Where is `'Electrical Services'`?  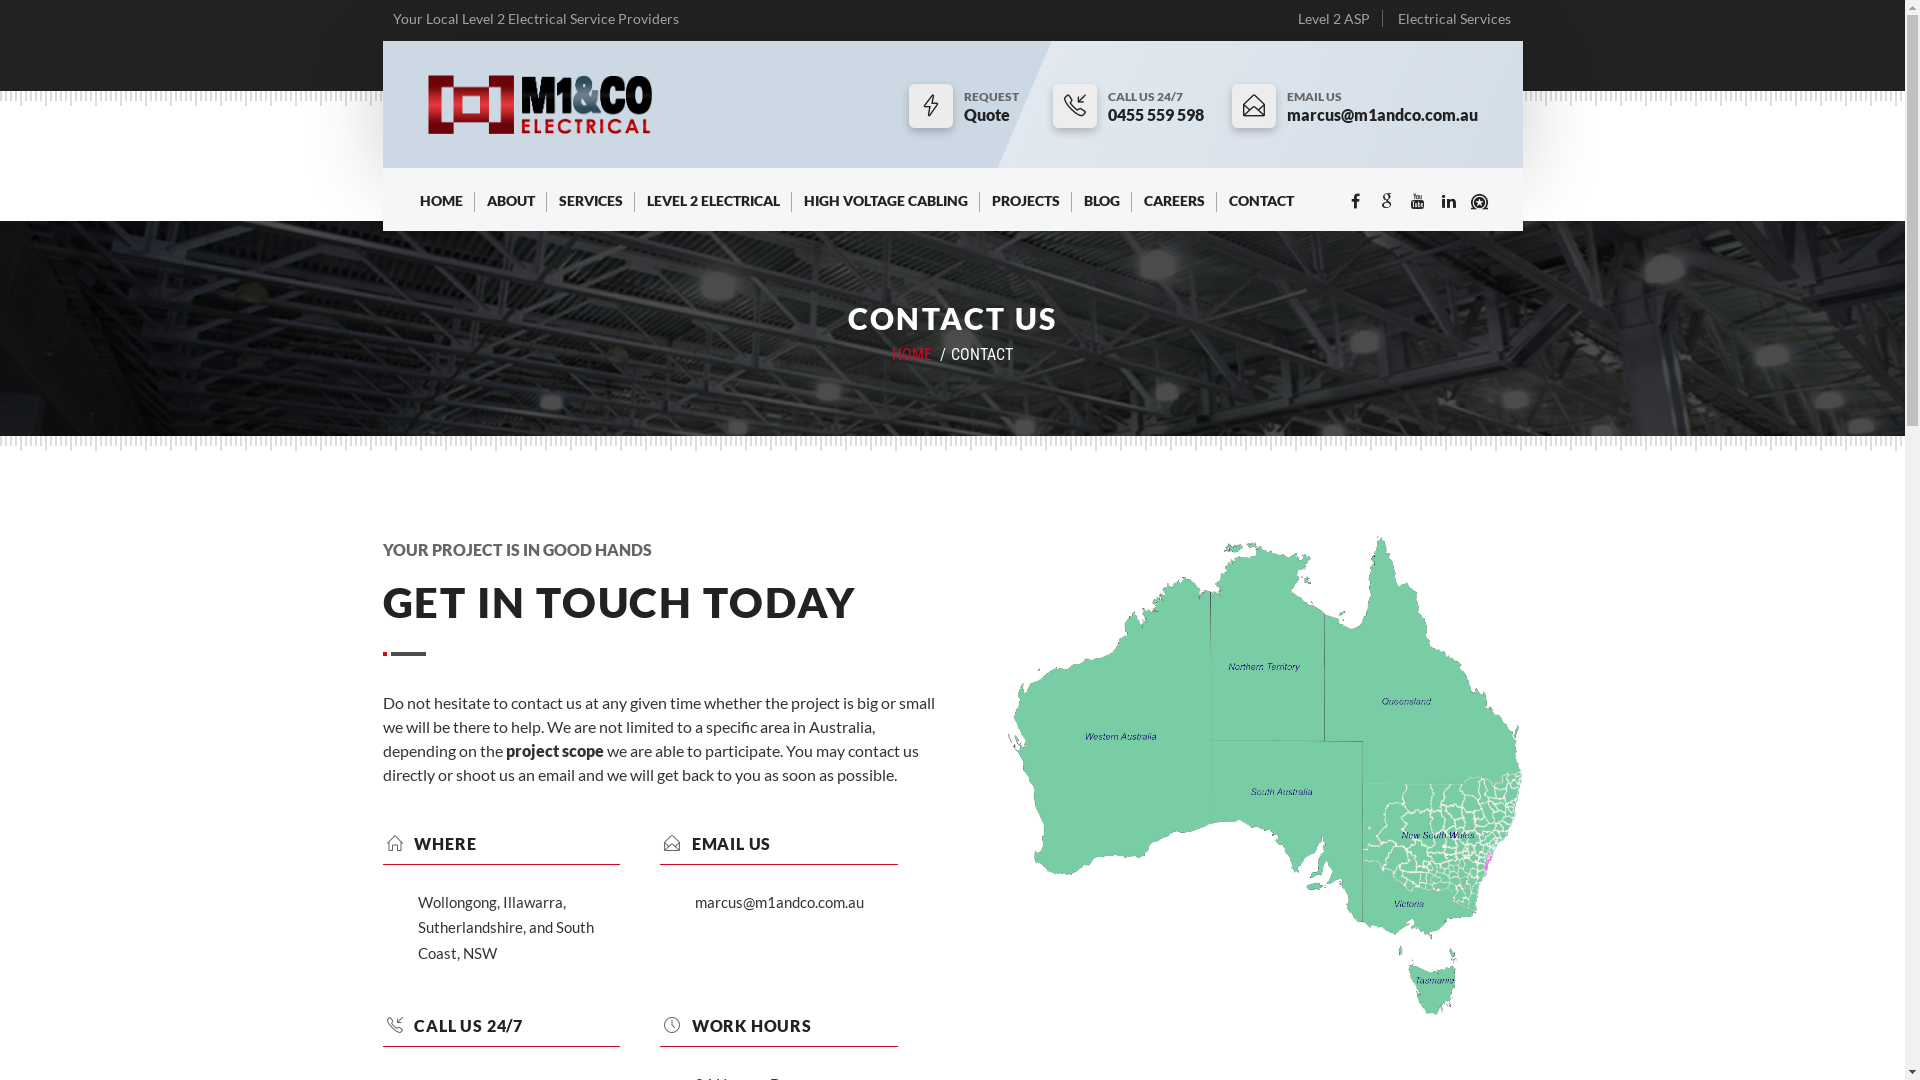 'Electrical Services' is located at coordinates (1454, 18).